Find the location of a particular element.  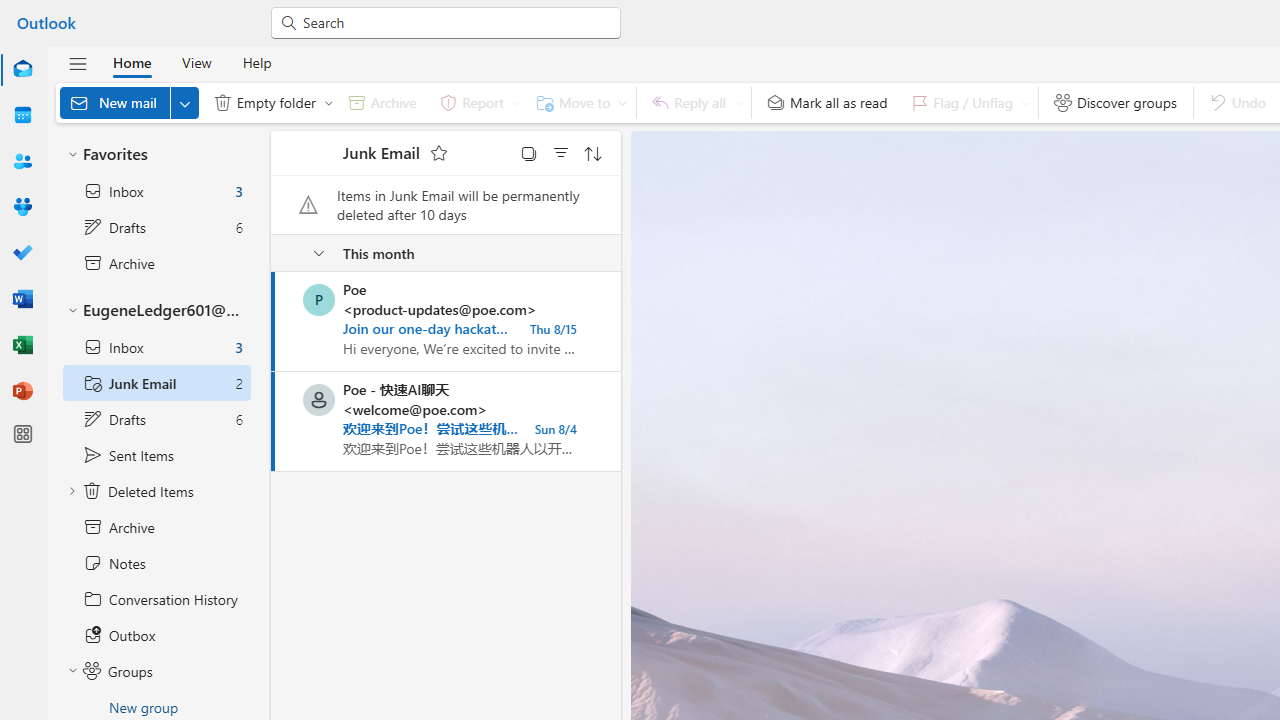

'Reply all' is located at coordinates (693, 102).